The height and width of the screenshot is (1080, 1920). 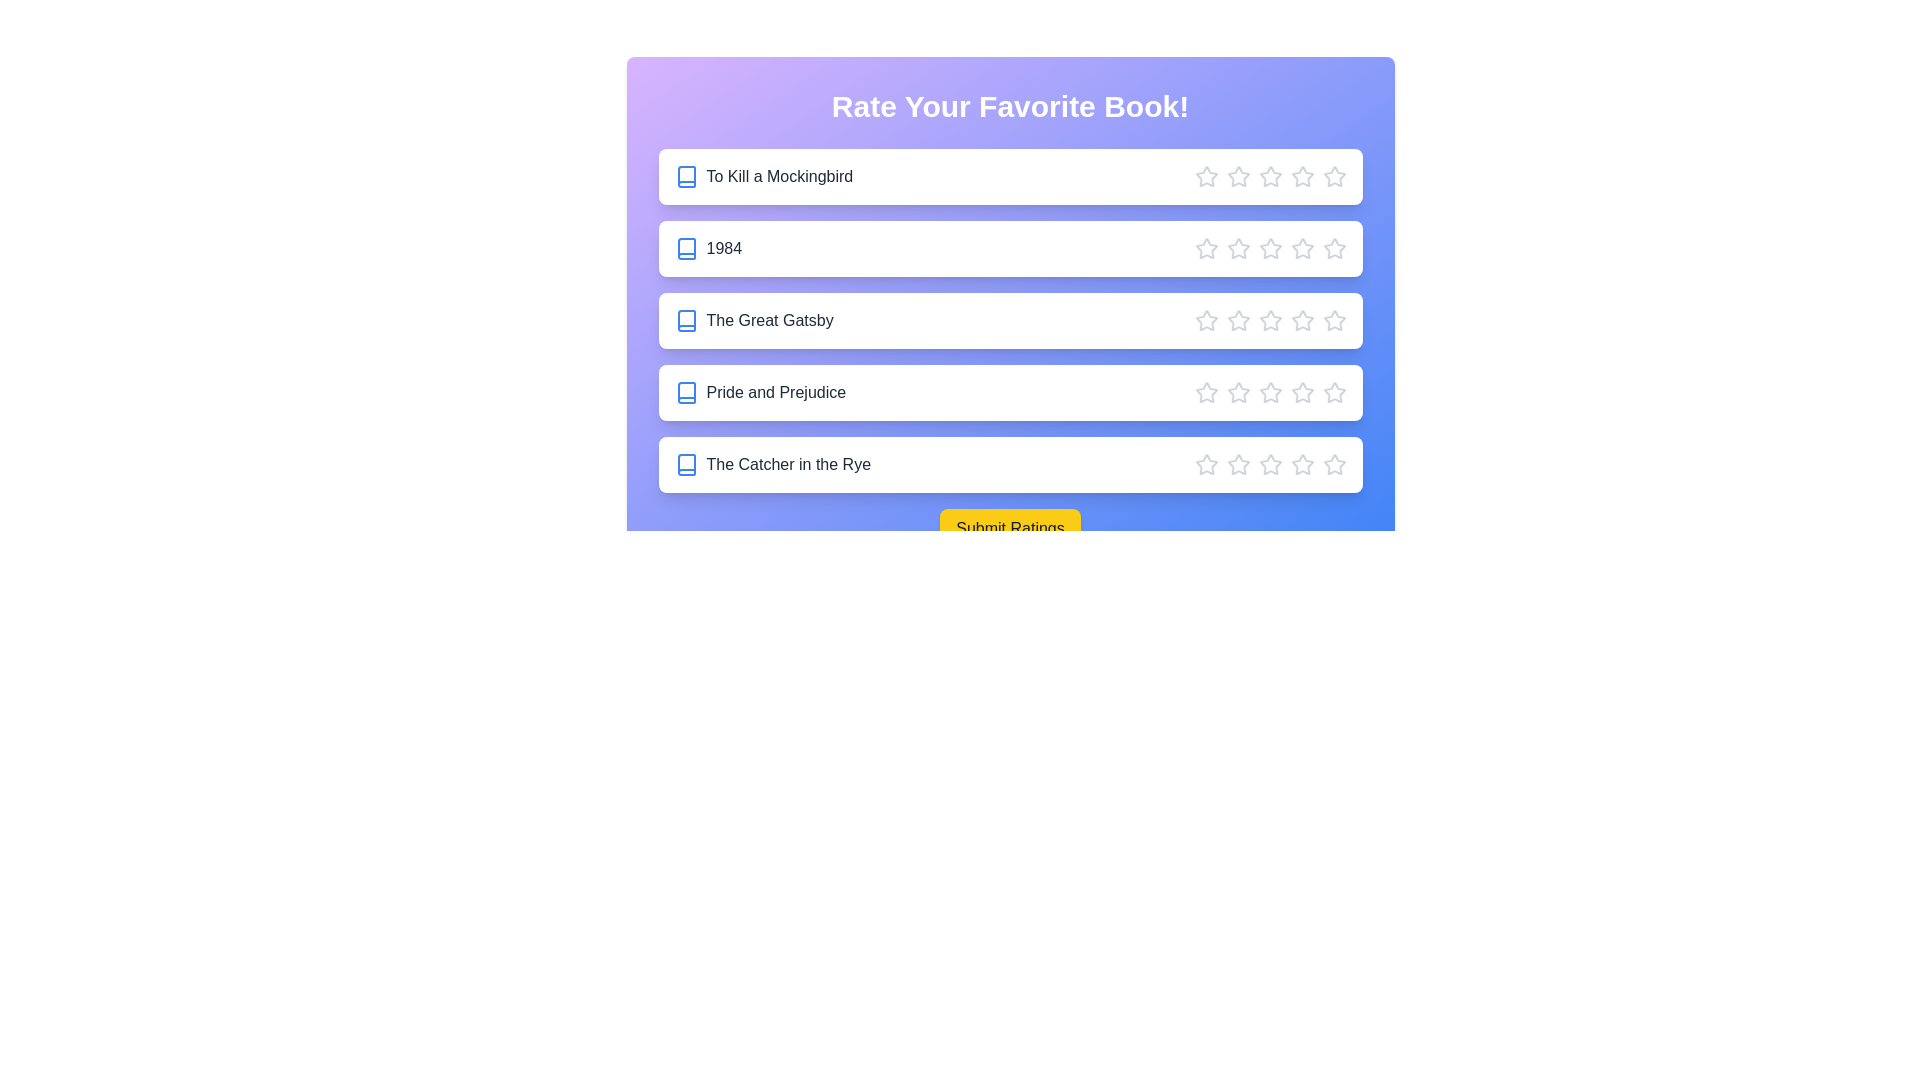 What do you see at coordinates (1302, 393) in the screenshot?
I see `the star corresponding to 4 stars for the book Pride and Prejudice` at bounding box center [1302, 393].